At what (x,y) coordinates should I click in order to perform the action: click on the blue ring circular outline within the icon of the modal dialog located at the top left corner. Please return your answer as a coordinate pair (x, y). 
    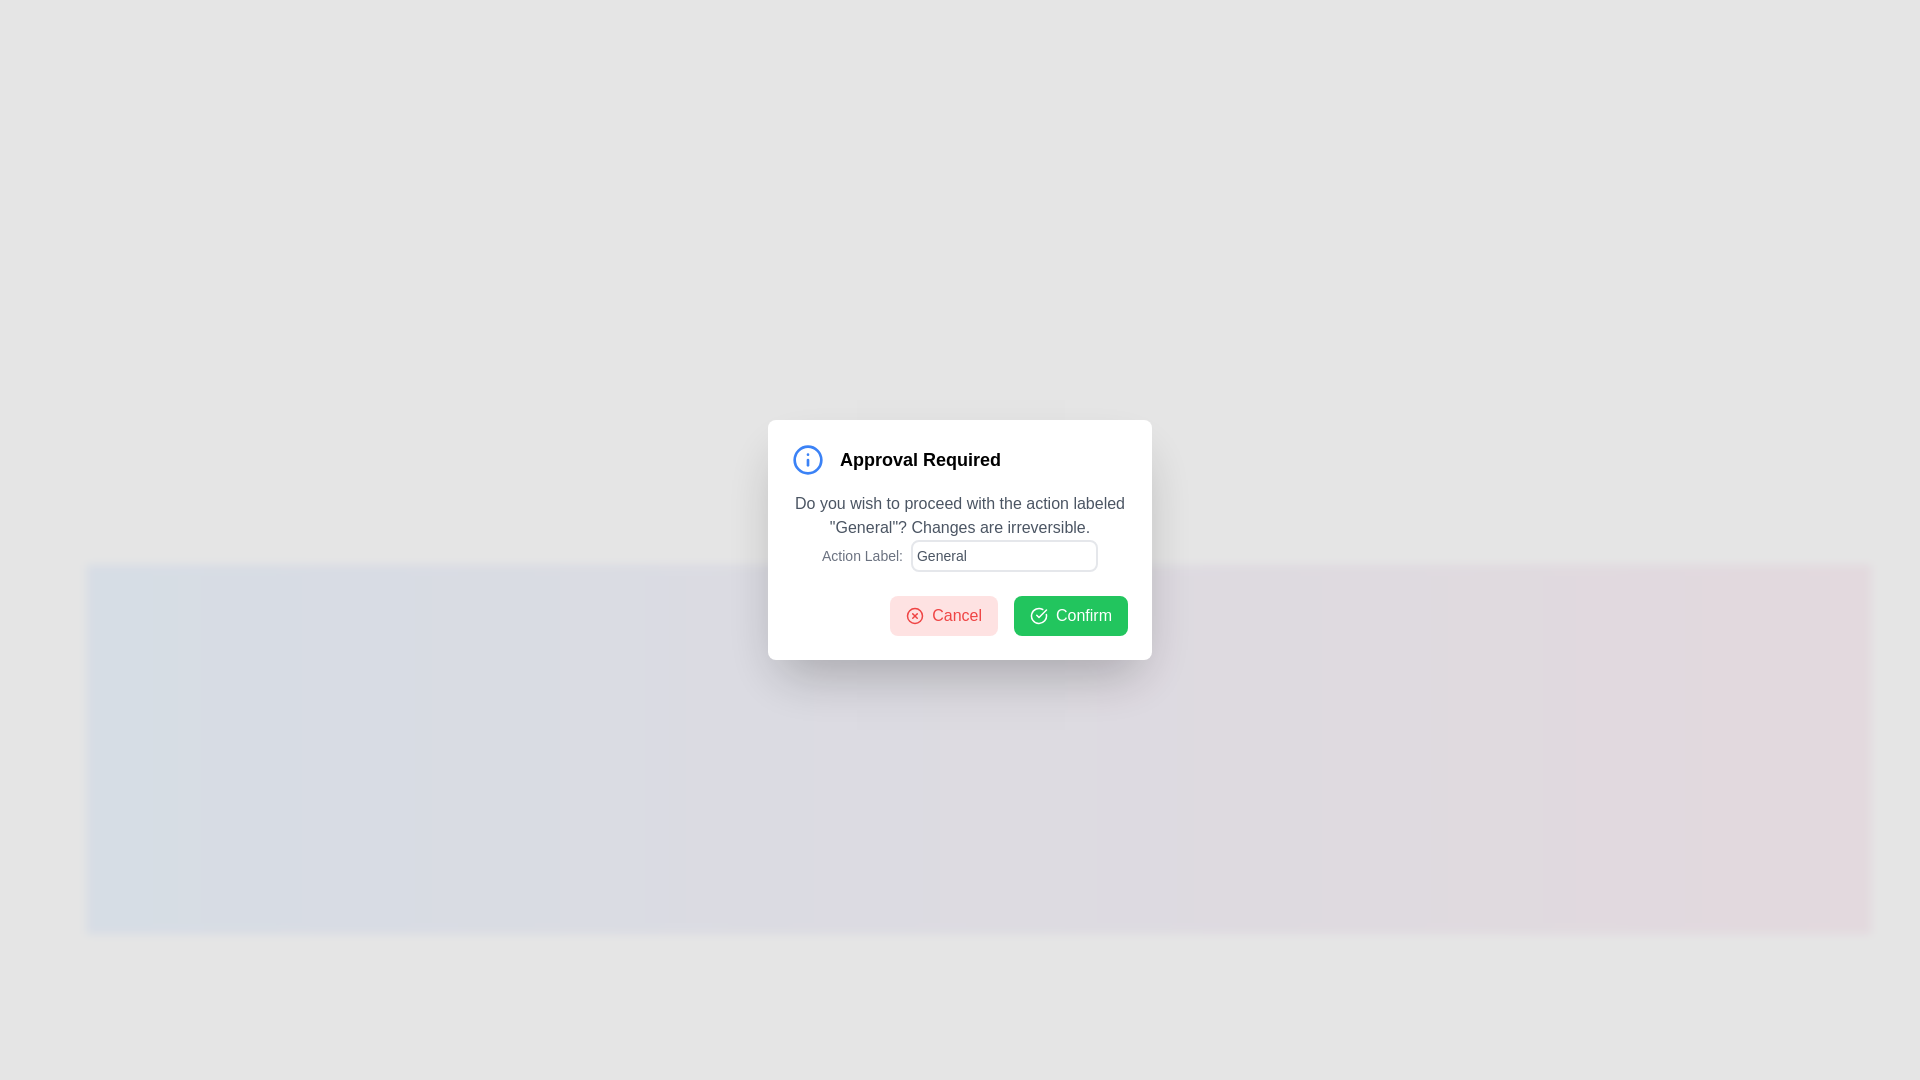
    Looking at the image, I should click on (807, 459).